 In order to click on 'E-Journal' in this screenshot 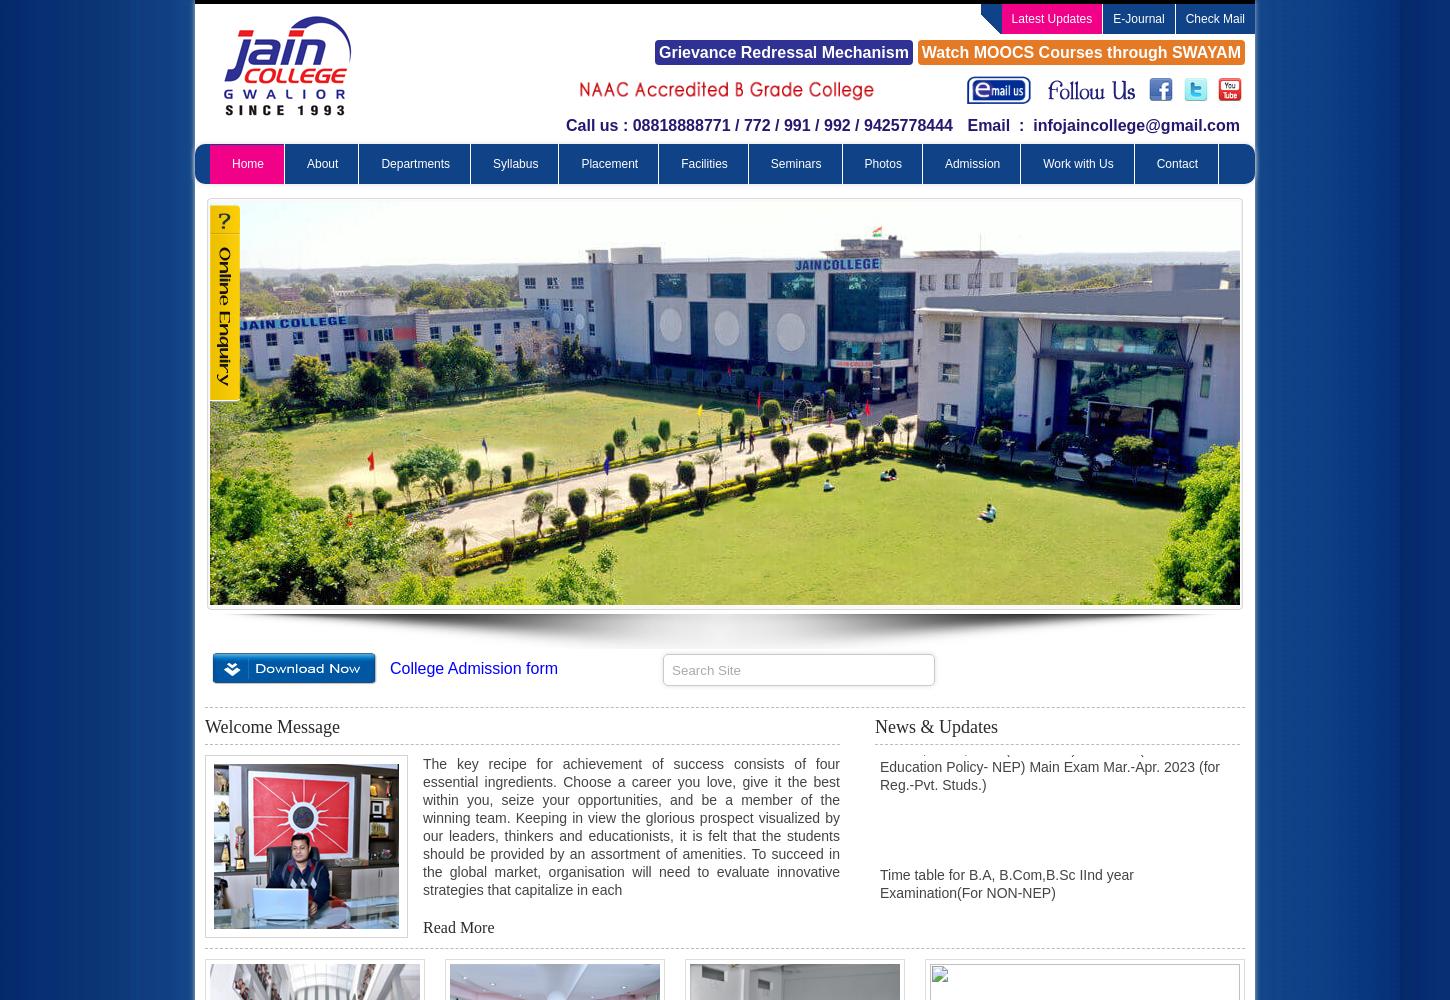, I will do `click(1137, 19)`.